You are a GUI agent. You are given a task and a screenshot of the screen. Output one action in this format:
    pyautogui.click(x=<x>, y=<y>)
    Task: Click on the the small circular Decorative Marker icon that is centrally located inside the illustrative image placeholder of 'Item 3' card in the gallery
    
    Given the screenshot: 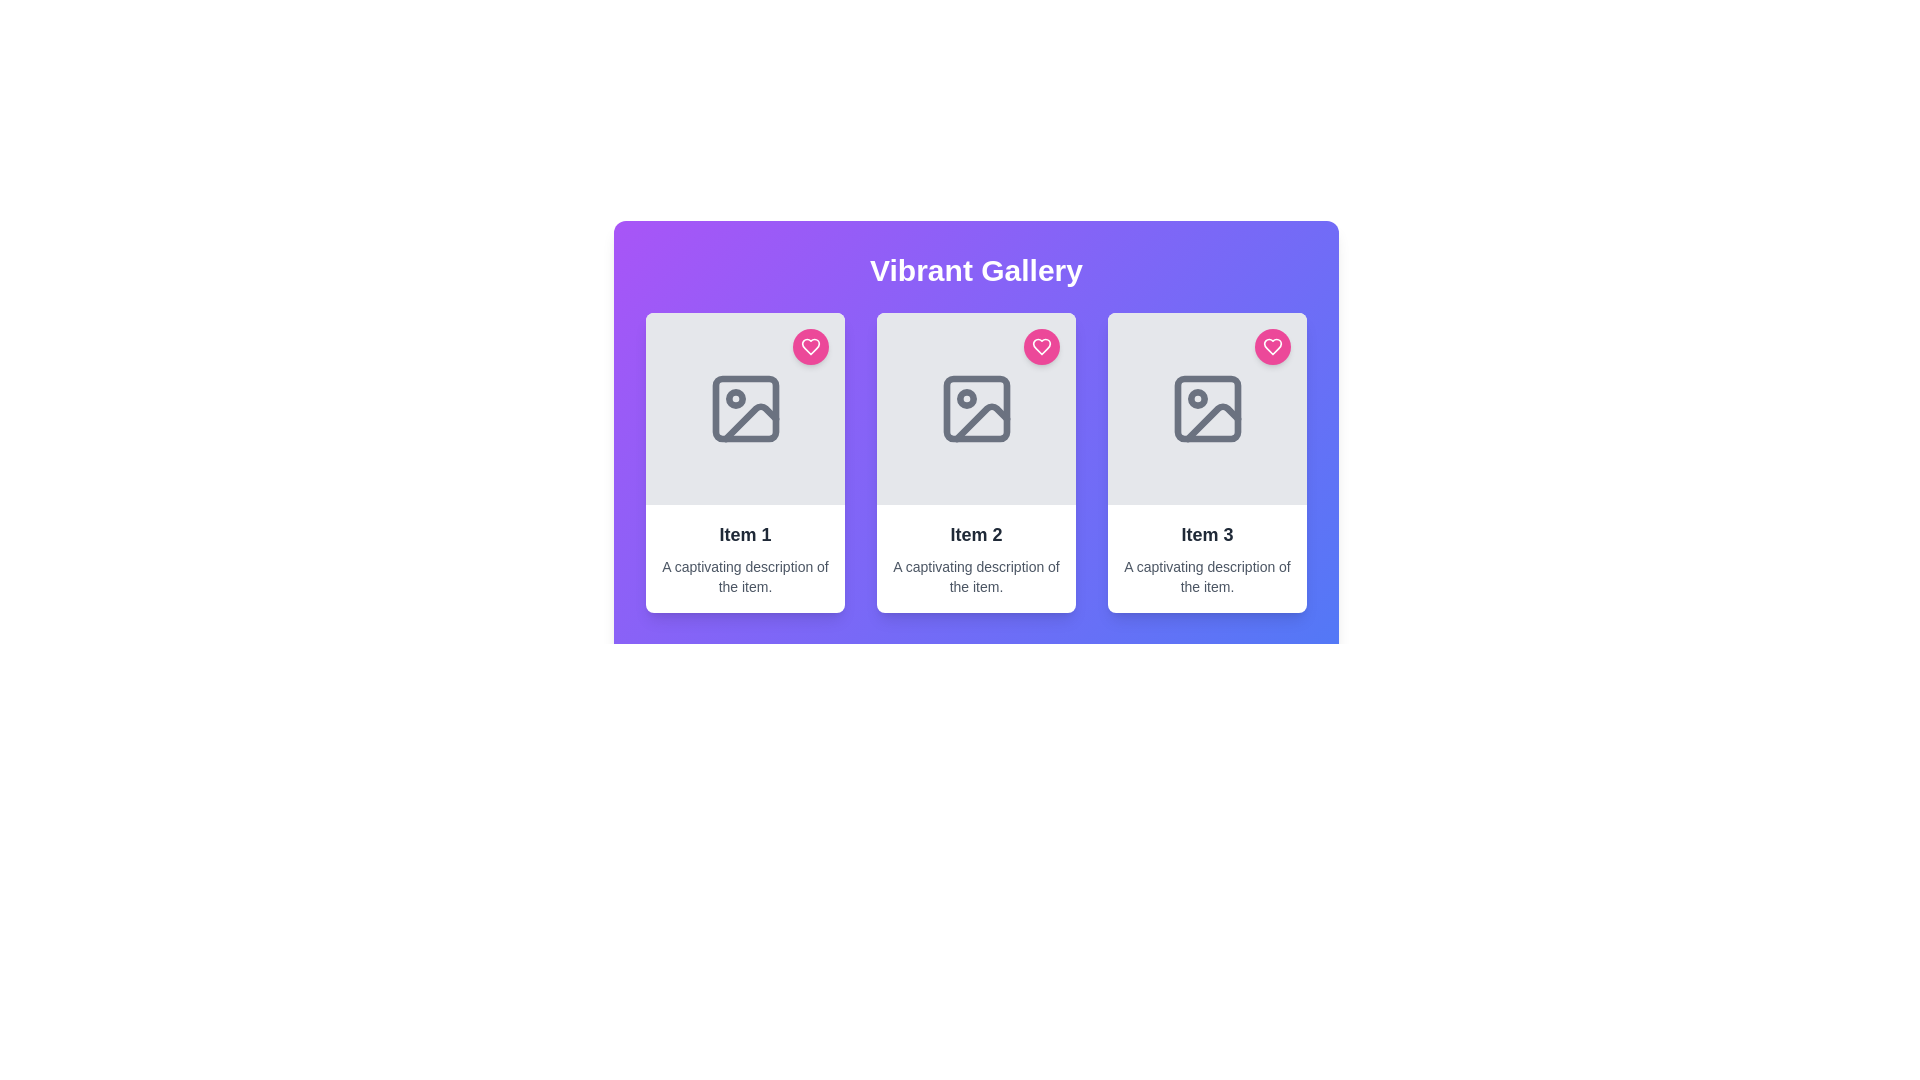 What is the action you would take?
    pyautogui.click(x=1197, y=398)
    